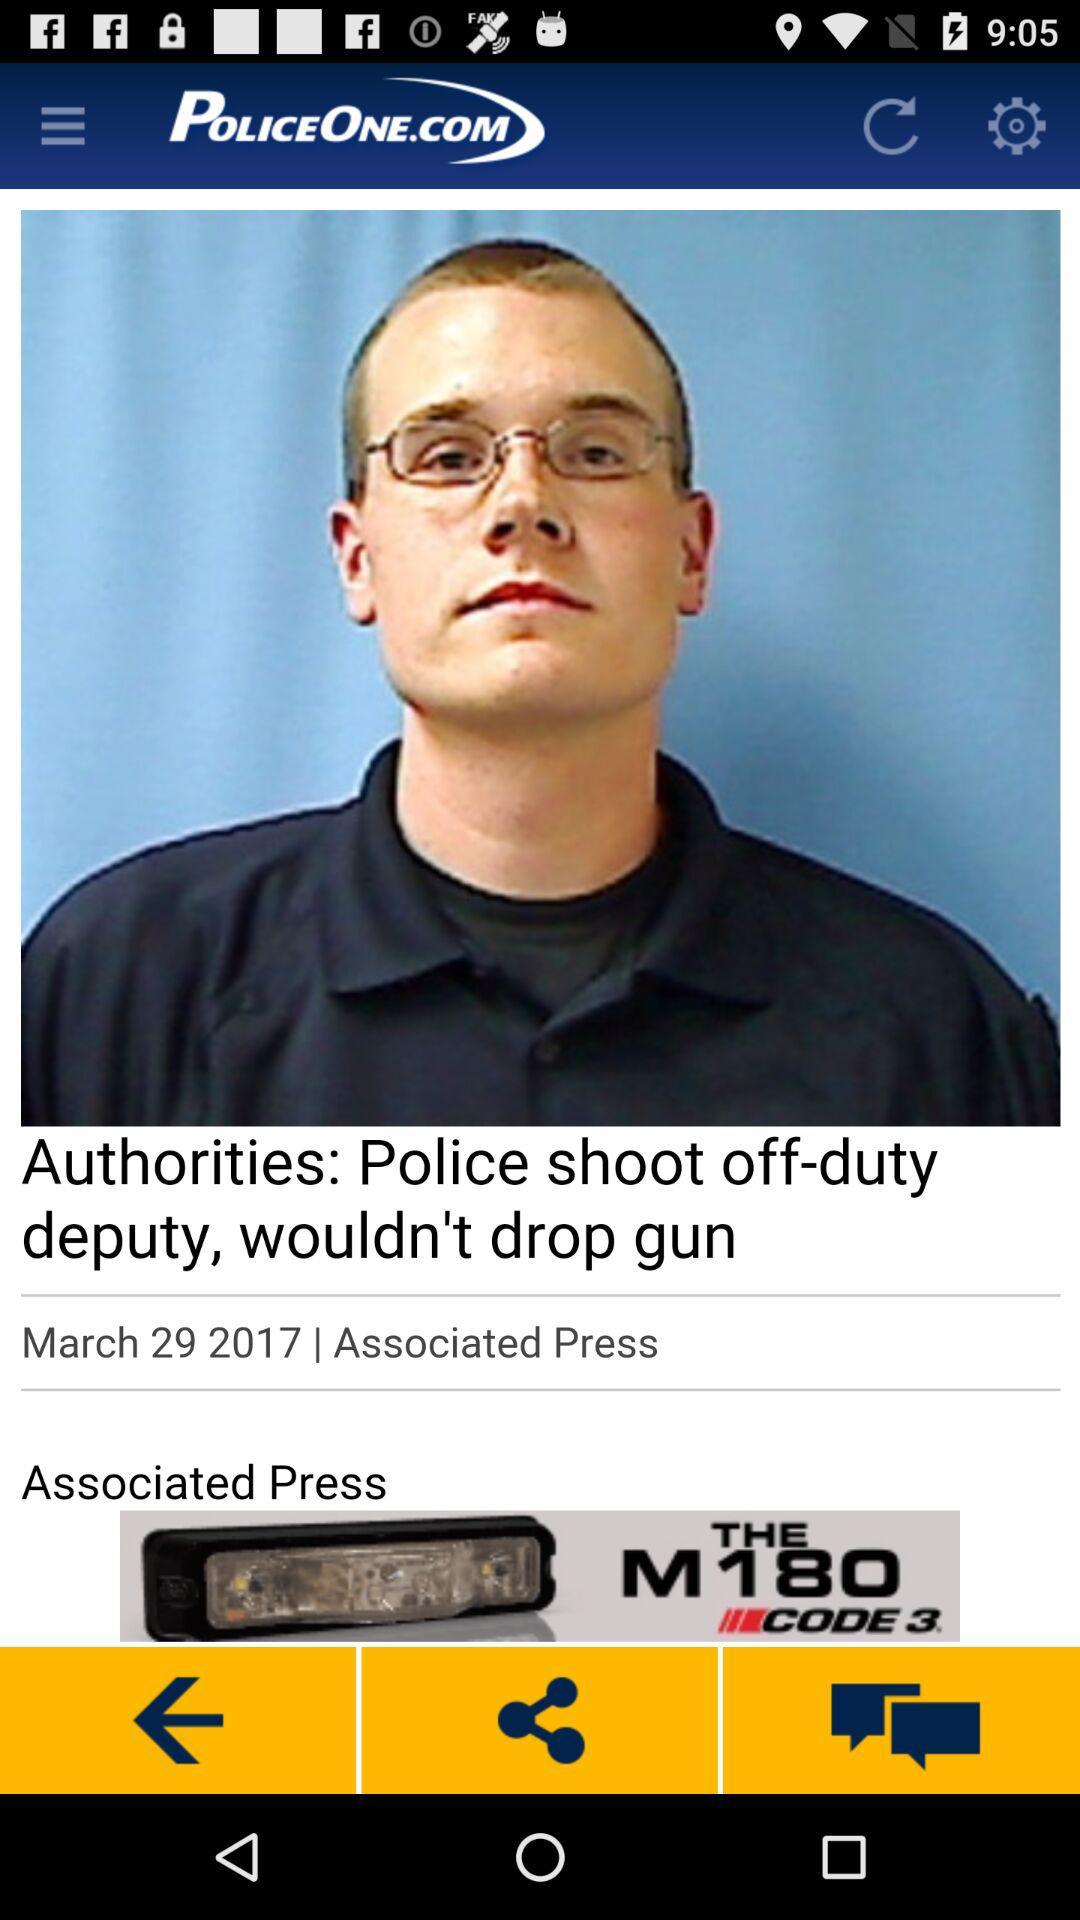 The image size is (1080, 1920). I want to click on share the article, so click(538, 1719).